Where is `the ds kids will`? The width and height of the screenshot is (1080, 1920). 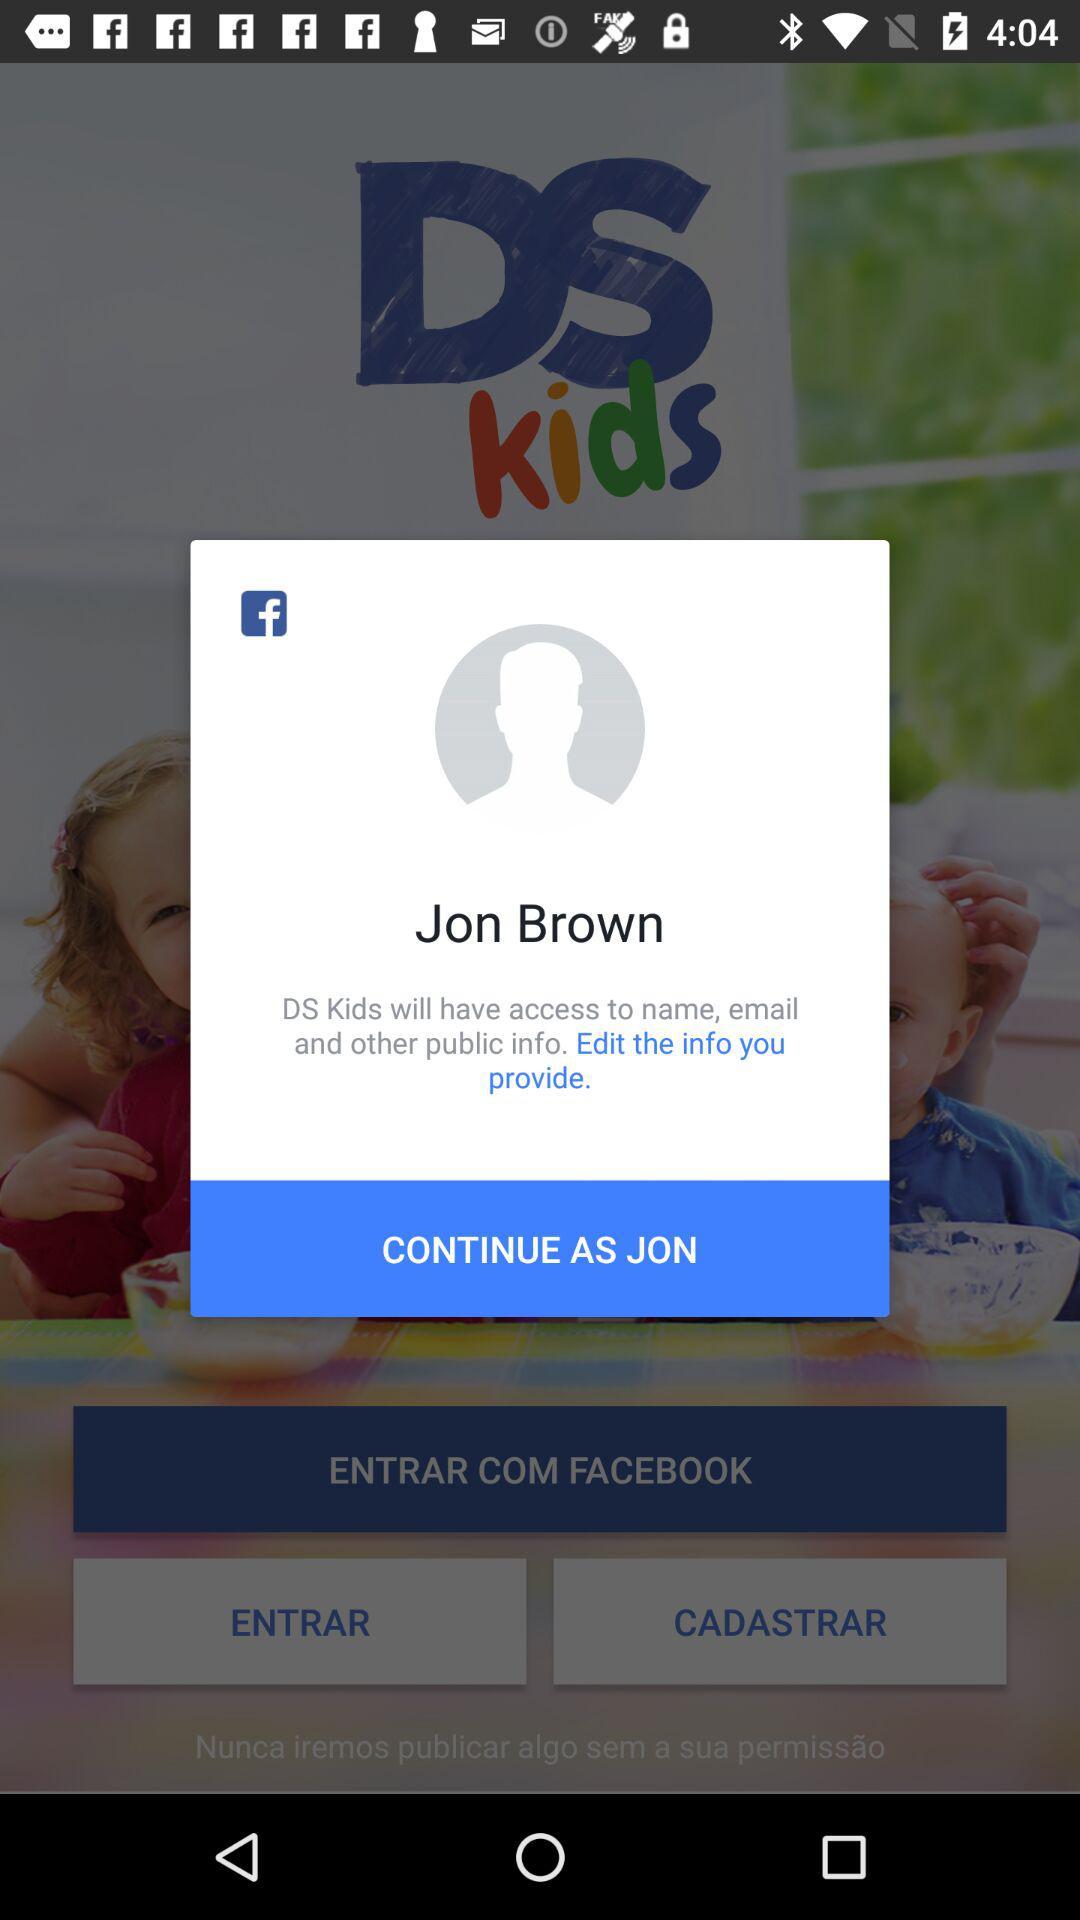
the ds kids will is located at coordinates (540, 1041).